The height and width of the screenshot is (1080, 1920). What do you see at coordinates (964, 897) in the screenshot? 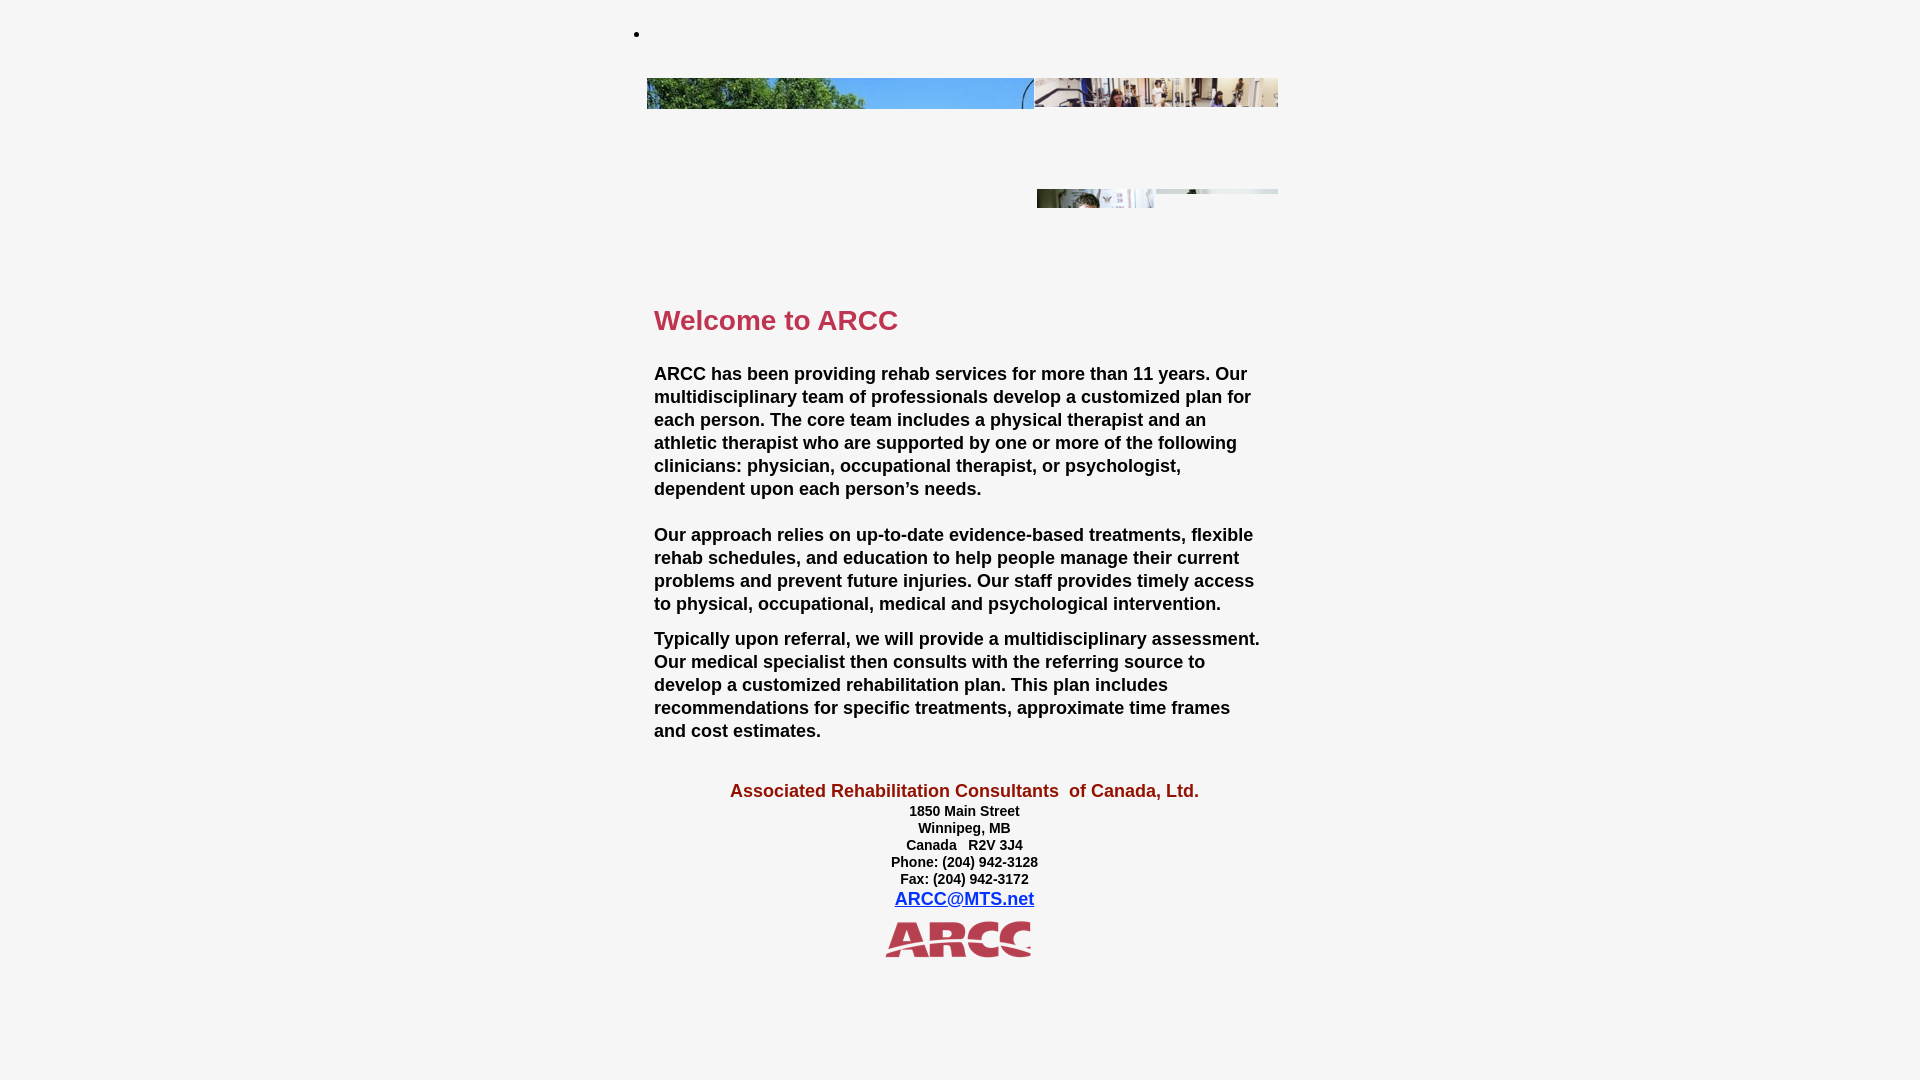
I see `'ARCC@MTS.net'` at bounding box center [964, 897].